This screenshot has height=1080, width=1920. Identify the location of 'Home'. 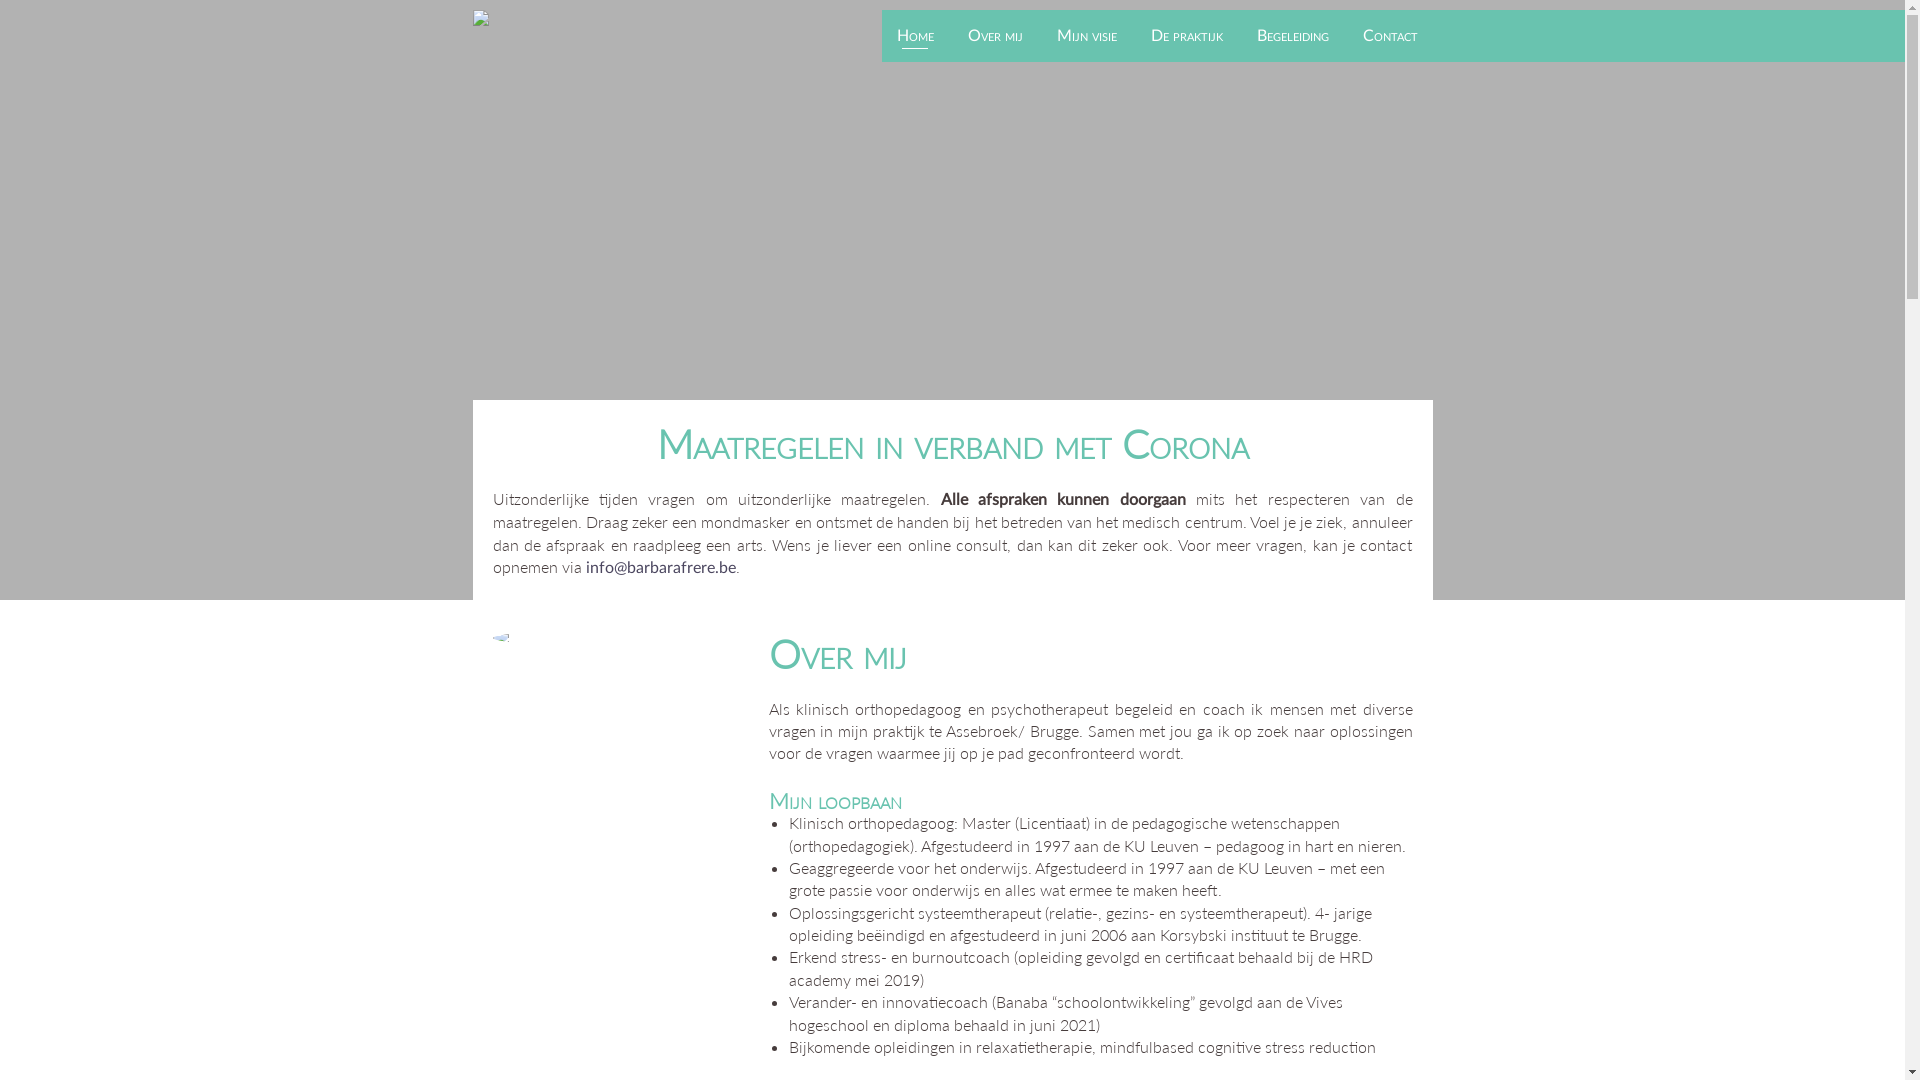
(914, 35).